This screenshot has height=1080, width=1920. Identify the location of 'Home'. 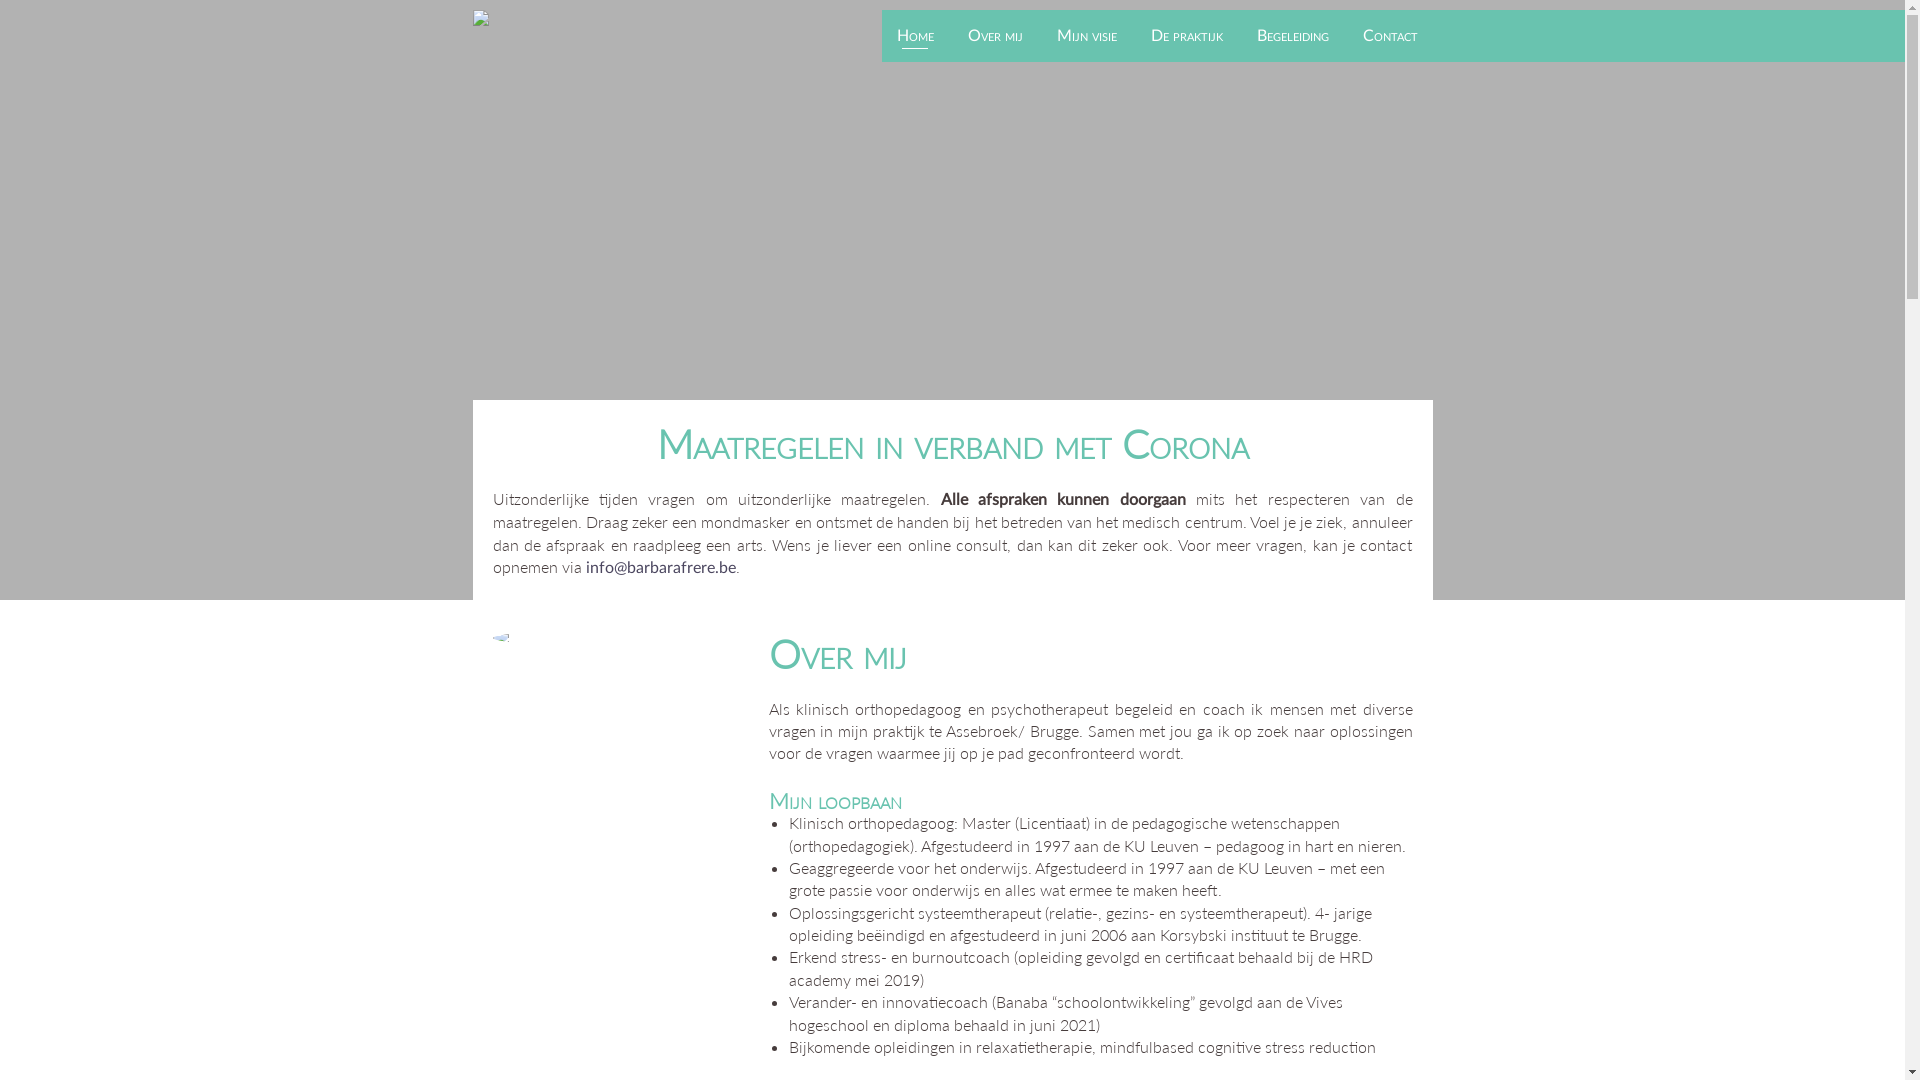
(914, 35).